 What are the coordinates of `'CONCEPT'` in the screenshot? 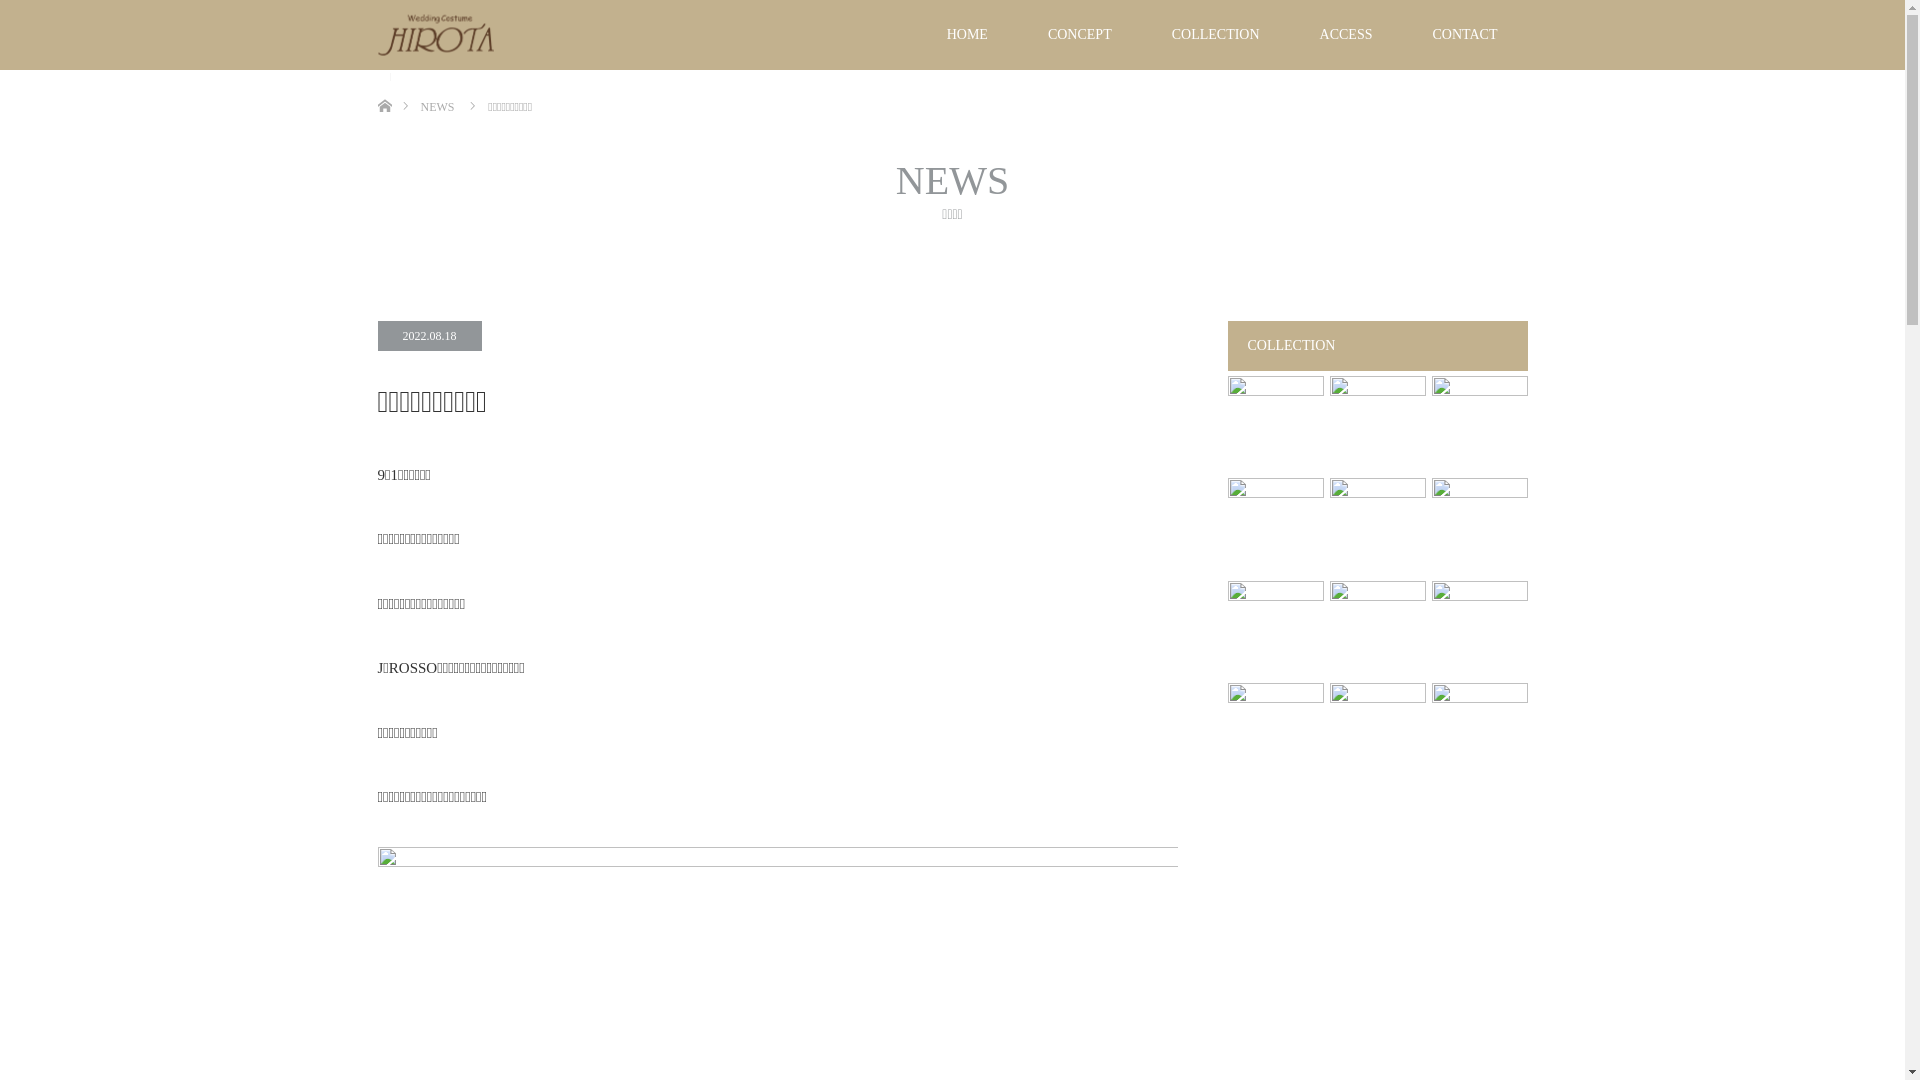 It's located at (1079, 34).